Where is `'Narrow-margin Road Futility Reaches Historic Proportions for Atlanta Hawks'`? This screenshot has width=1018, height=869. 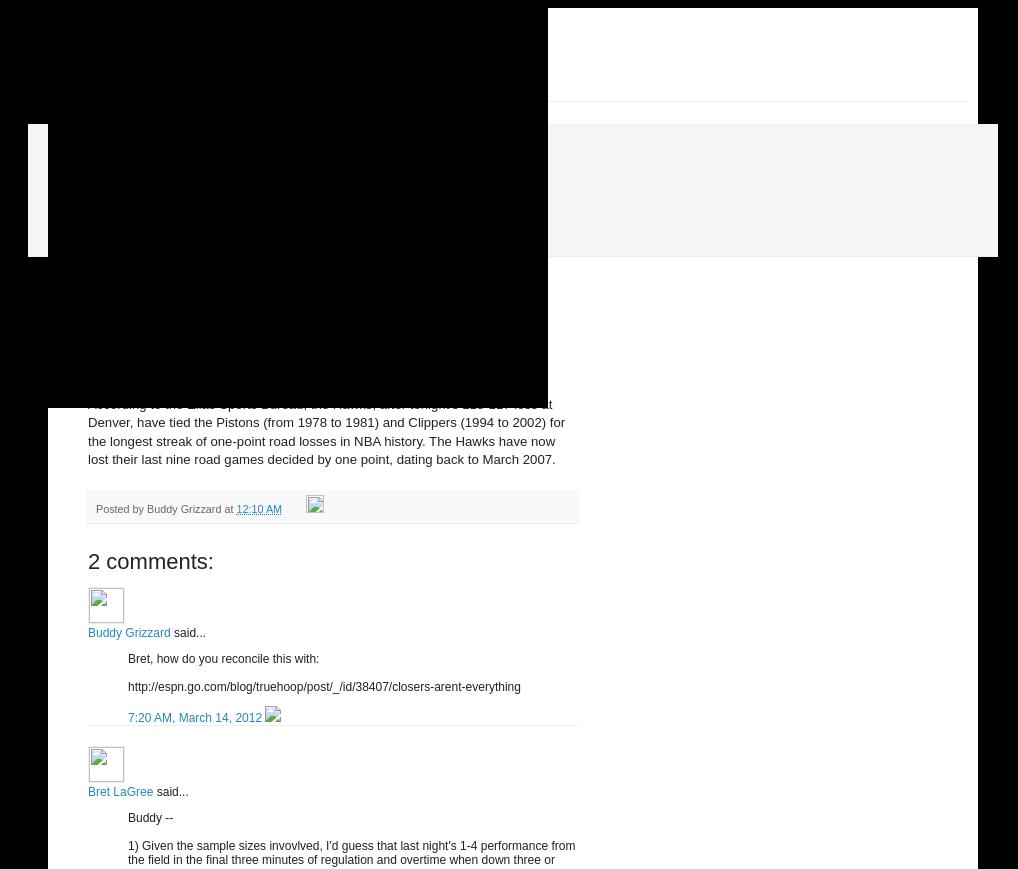 'Narrow-margin Road Futility Reaches Historic Proportions for Atlanta Hawks' is located at coordinates (309, 351).